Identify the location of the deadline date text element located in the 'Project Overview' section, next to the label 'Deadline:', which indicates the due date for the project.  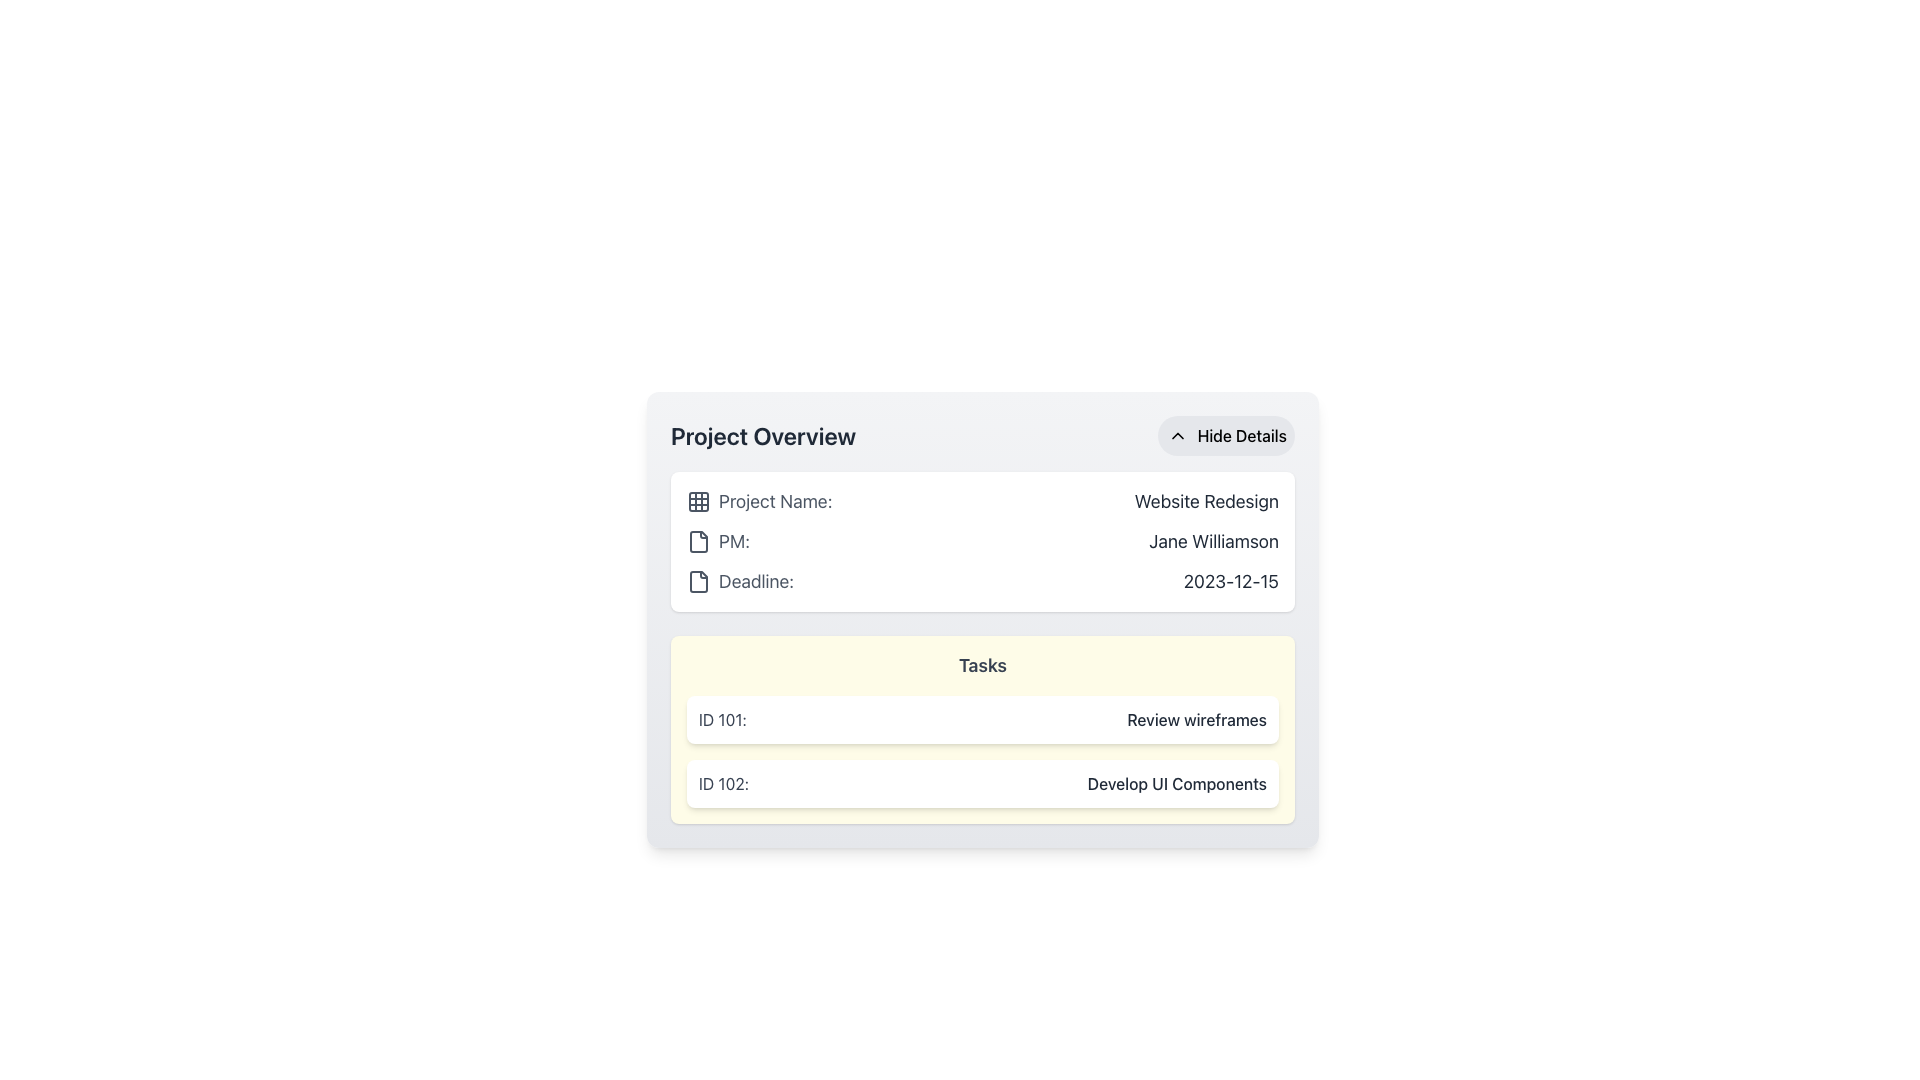
(1230, 582).